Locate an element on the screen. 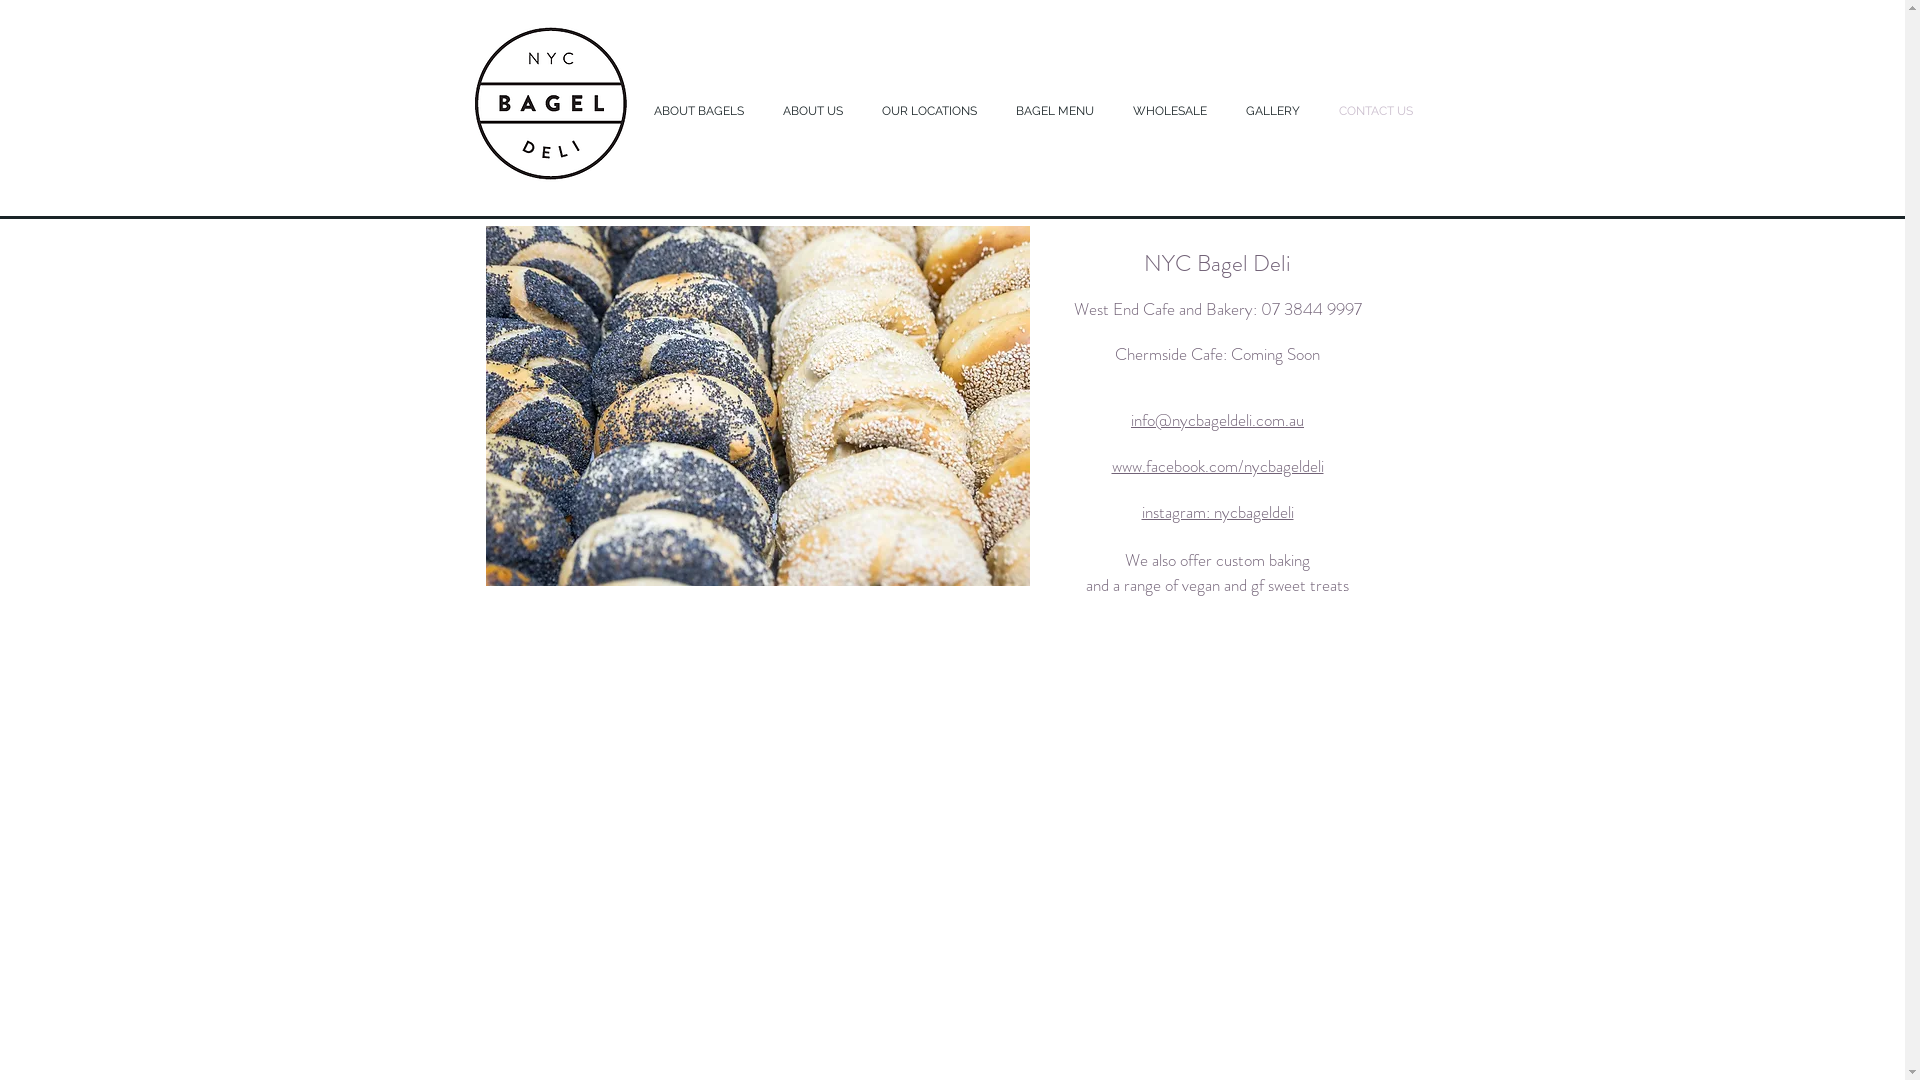  'CONTACT US' is located at coordinates (1324, 111).